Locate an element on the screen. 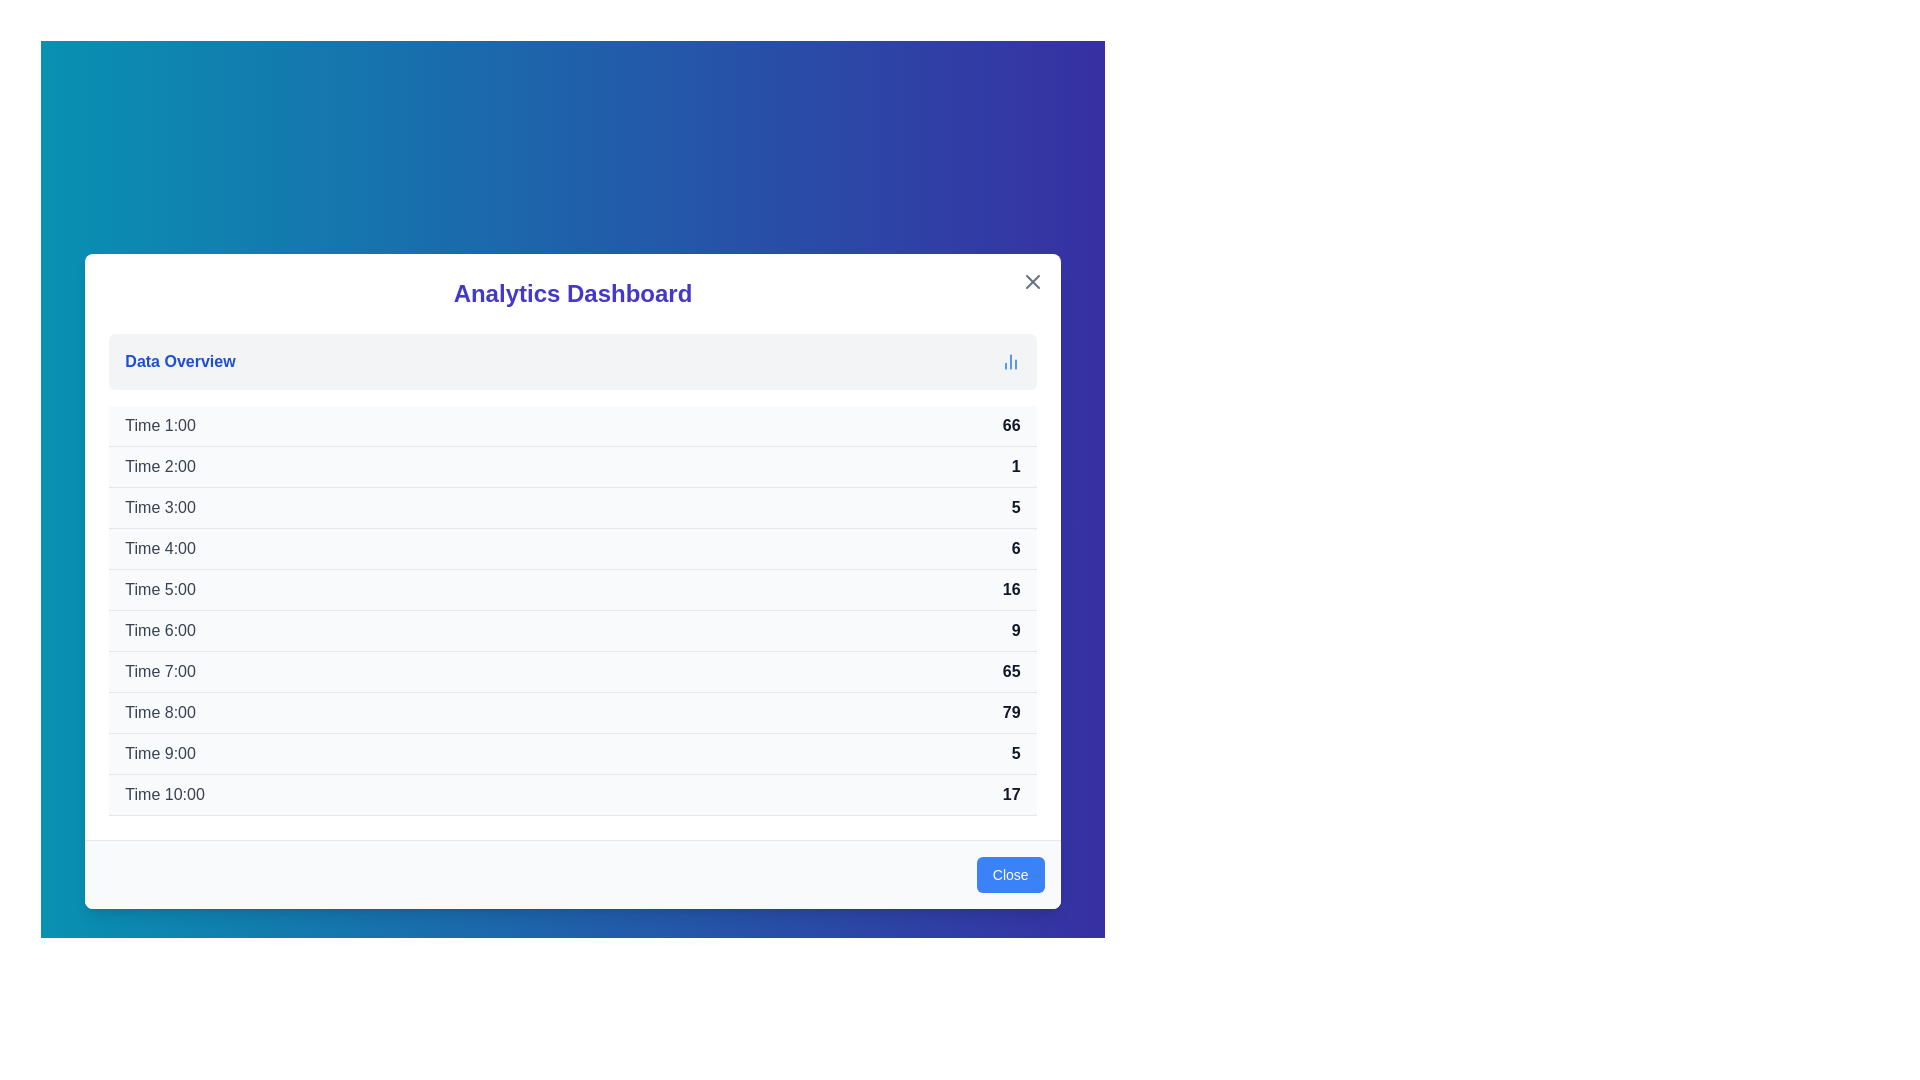 This screenshot has height=1080, width=1920. 'Close' button to dismiss the dialog is located at coordinates (1010, 873).